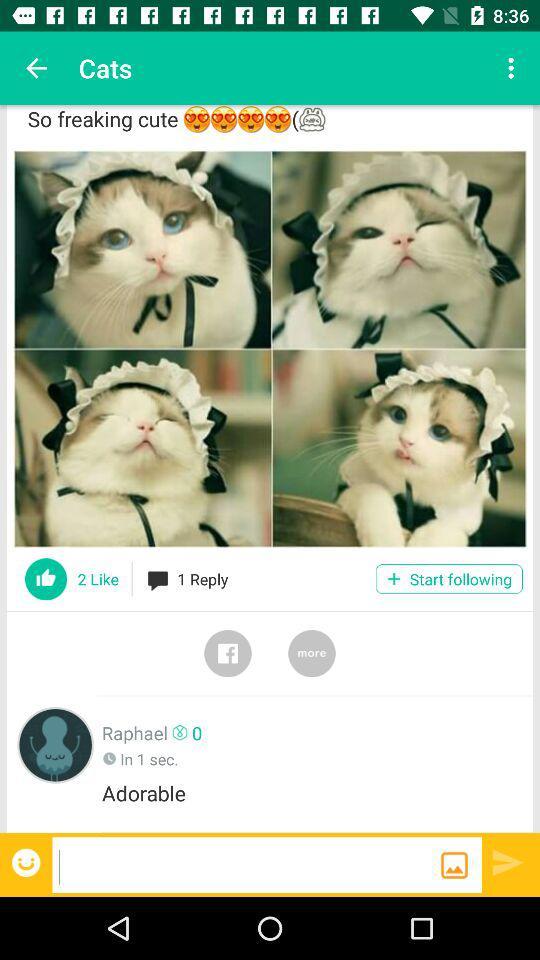  What do you see at coordinates (513, 68) in the screenshot?
I see `item at the top right corner` at bounding box center [513, 68].